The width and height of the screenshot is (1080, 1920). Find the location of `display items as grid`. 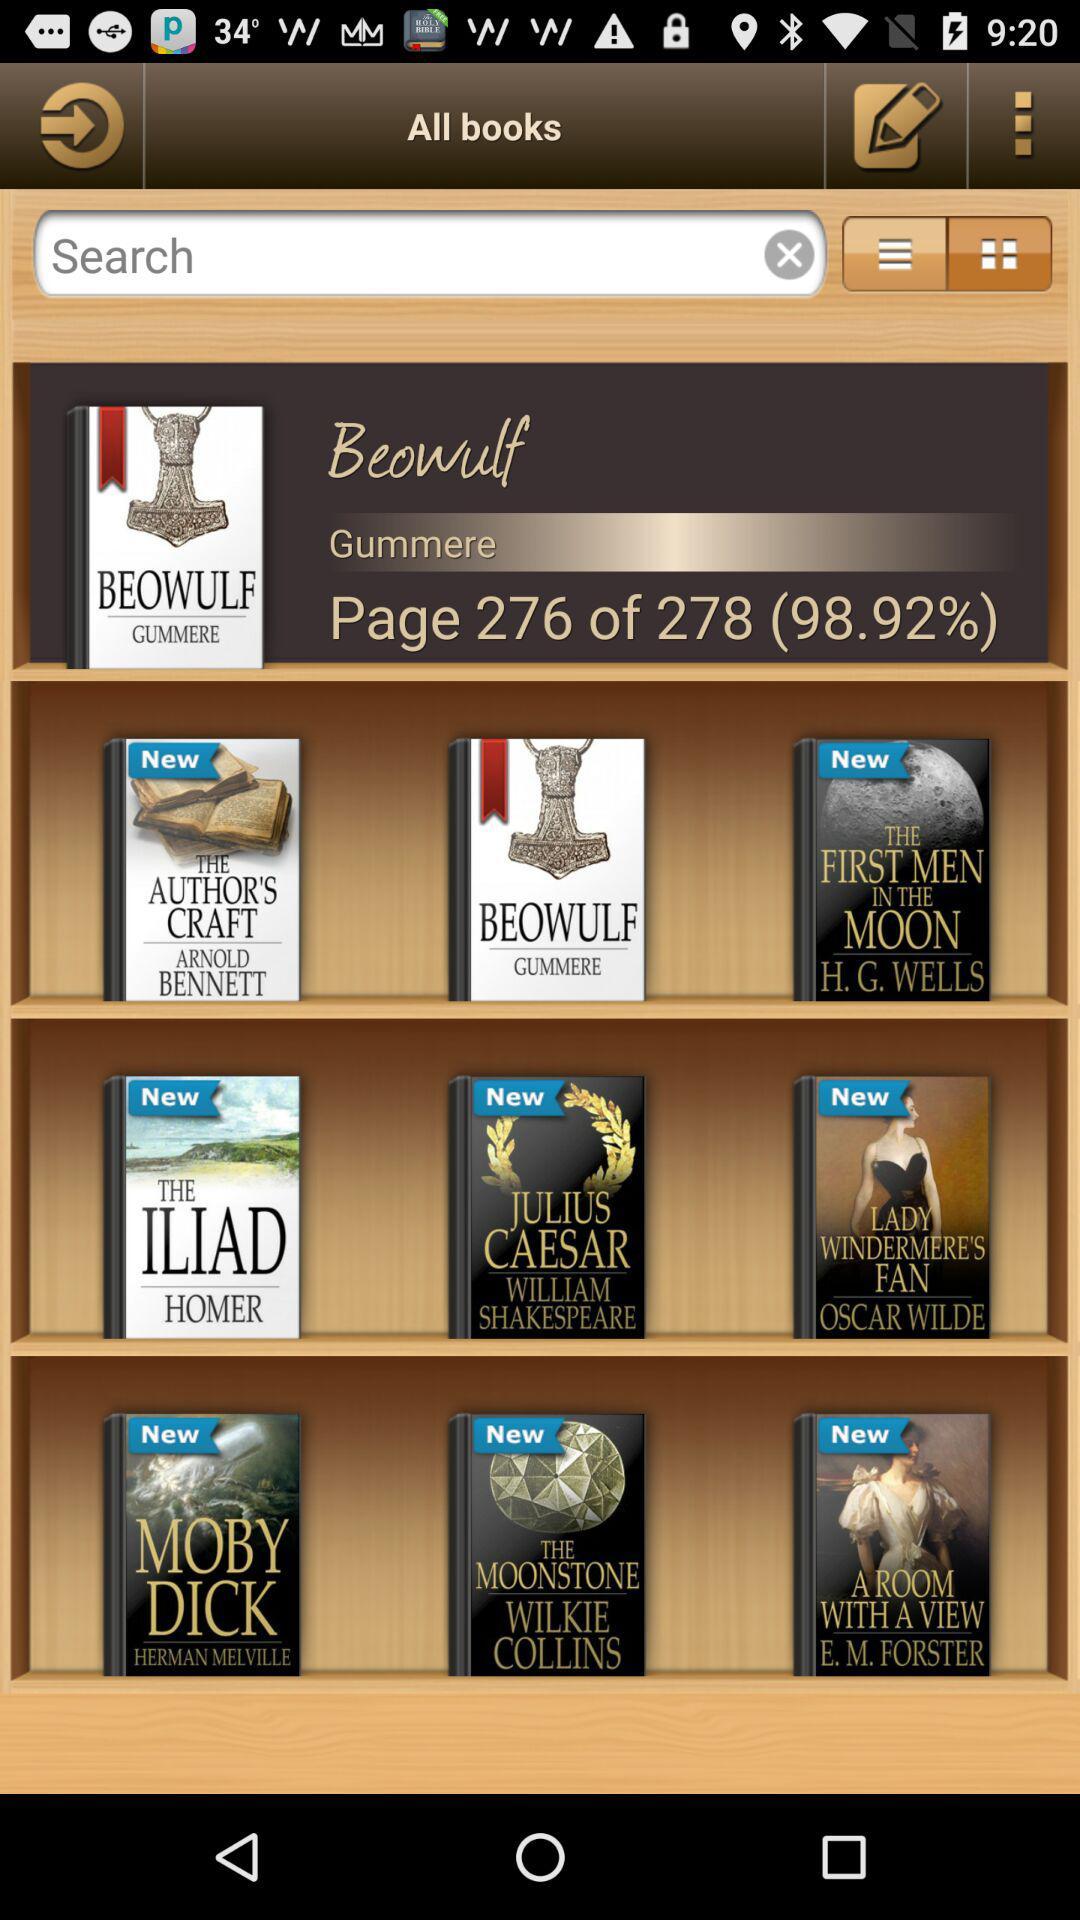

display items as grid is located at coordinates (999, 253).